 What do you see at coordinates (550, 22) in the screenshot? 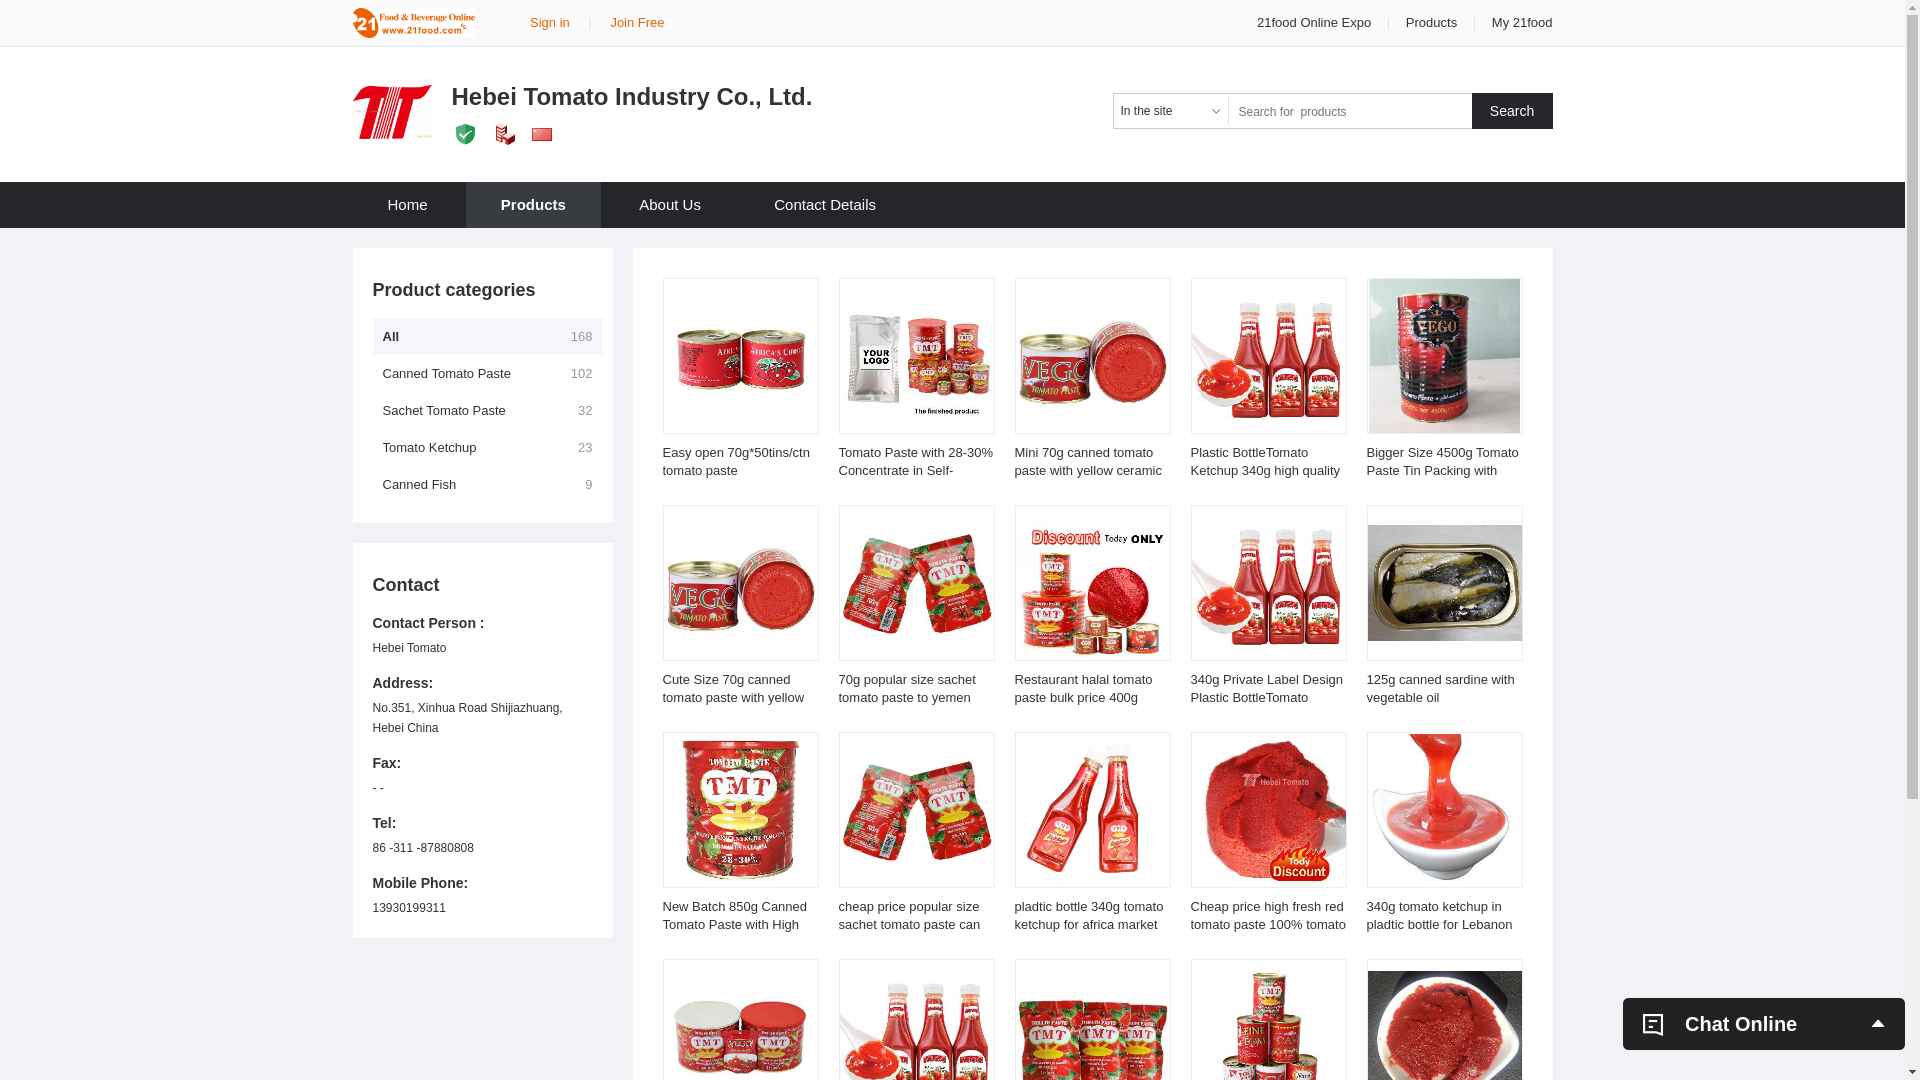
I see `'Sign in'` at bounding box center [550, 22].